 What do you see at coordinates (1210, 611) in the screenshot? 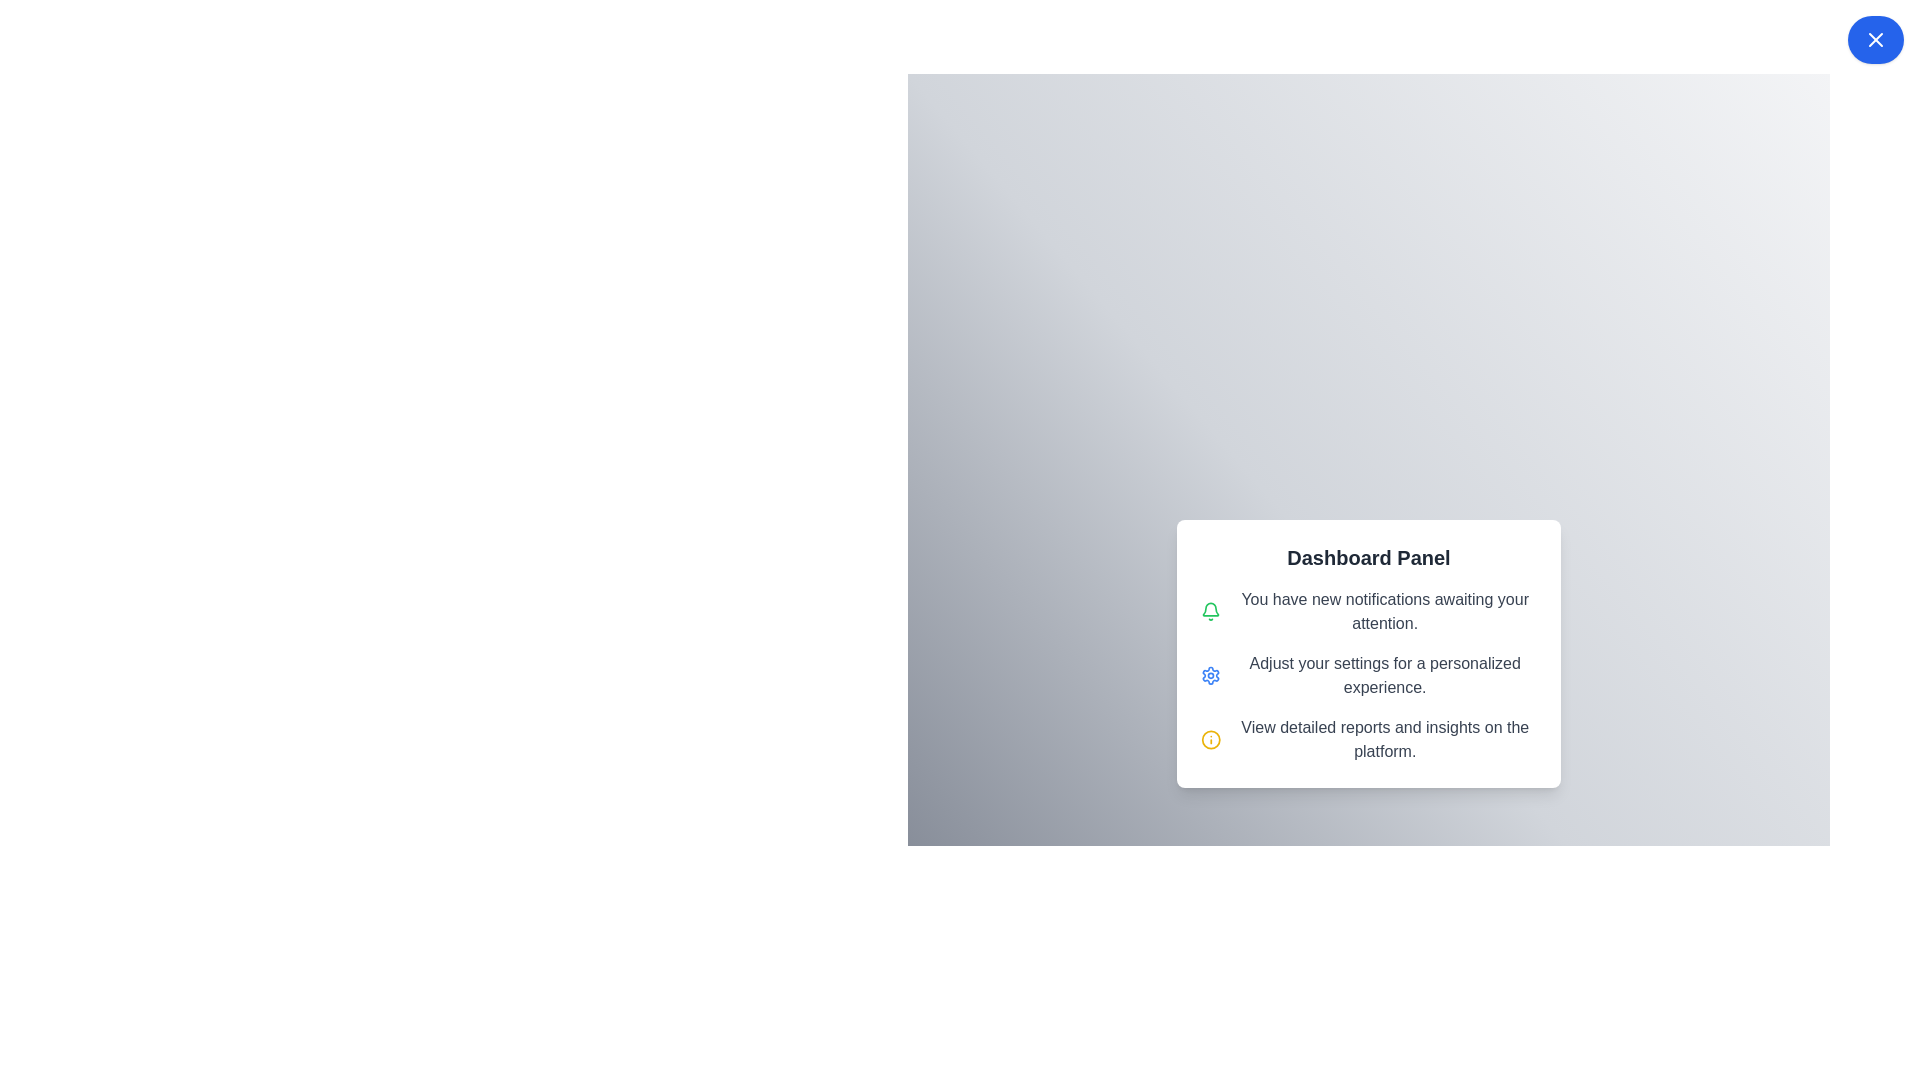
I see `the bell icon with a green outline in the Dashboard Panel that indicates notification functionality` at bounding box center [1210, 611].